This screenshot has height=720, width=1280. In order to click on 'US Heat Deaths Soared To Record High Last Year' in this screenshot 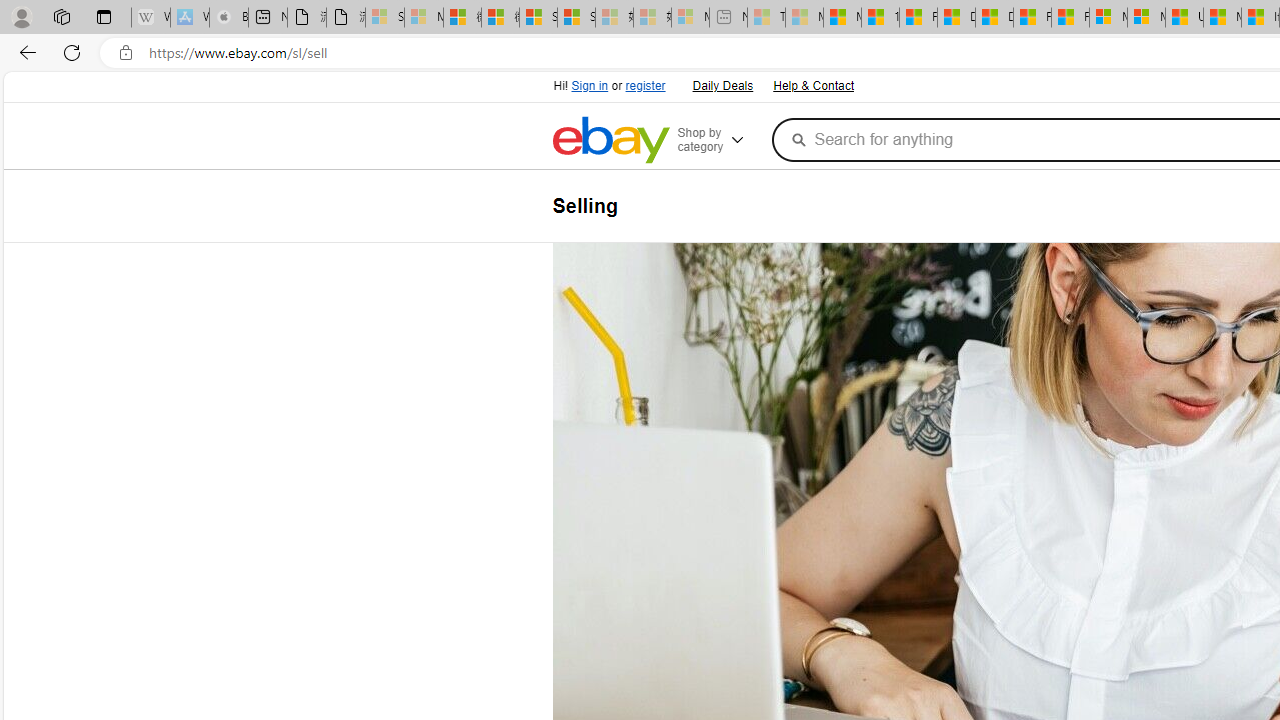, I will do `click(1184, 17)`.